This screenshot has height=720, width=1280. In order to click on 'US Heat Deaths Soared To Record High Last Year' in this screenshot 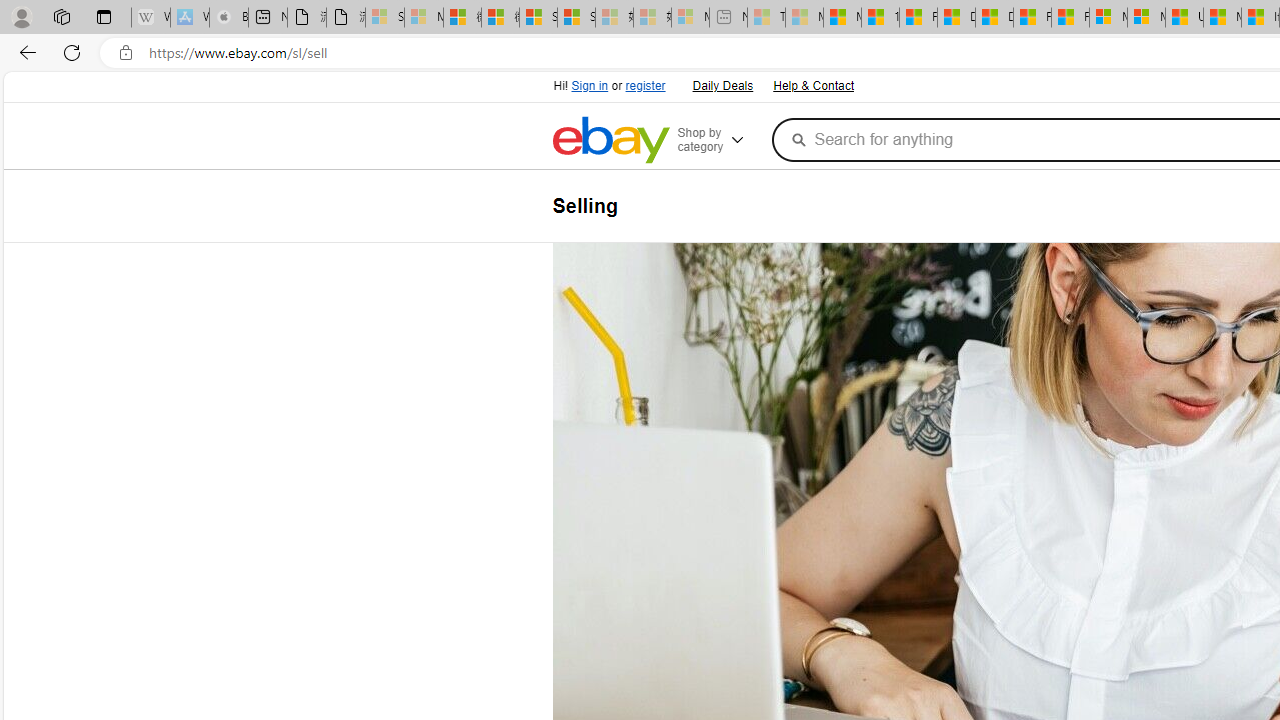, I will do `click(1184, 17)`.